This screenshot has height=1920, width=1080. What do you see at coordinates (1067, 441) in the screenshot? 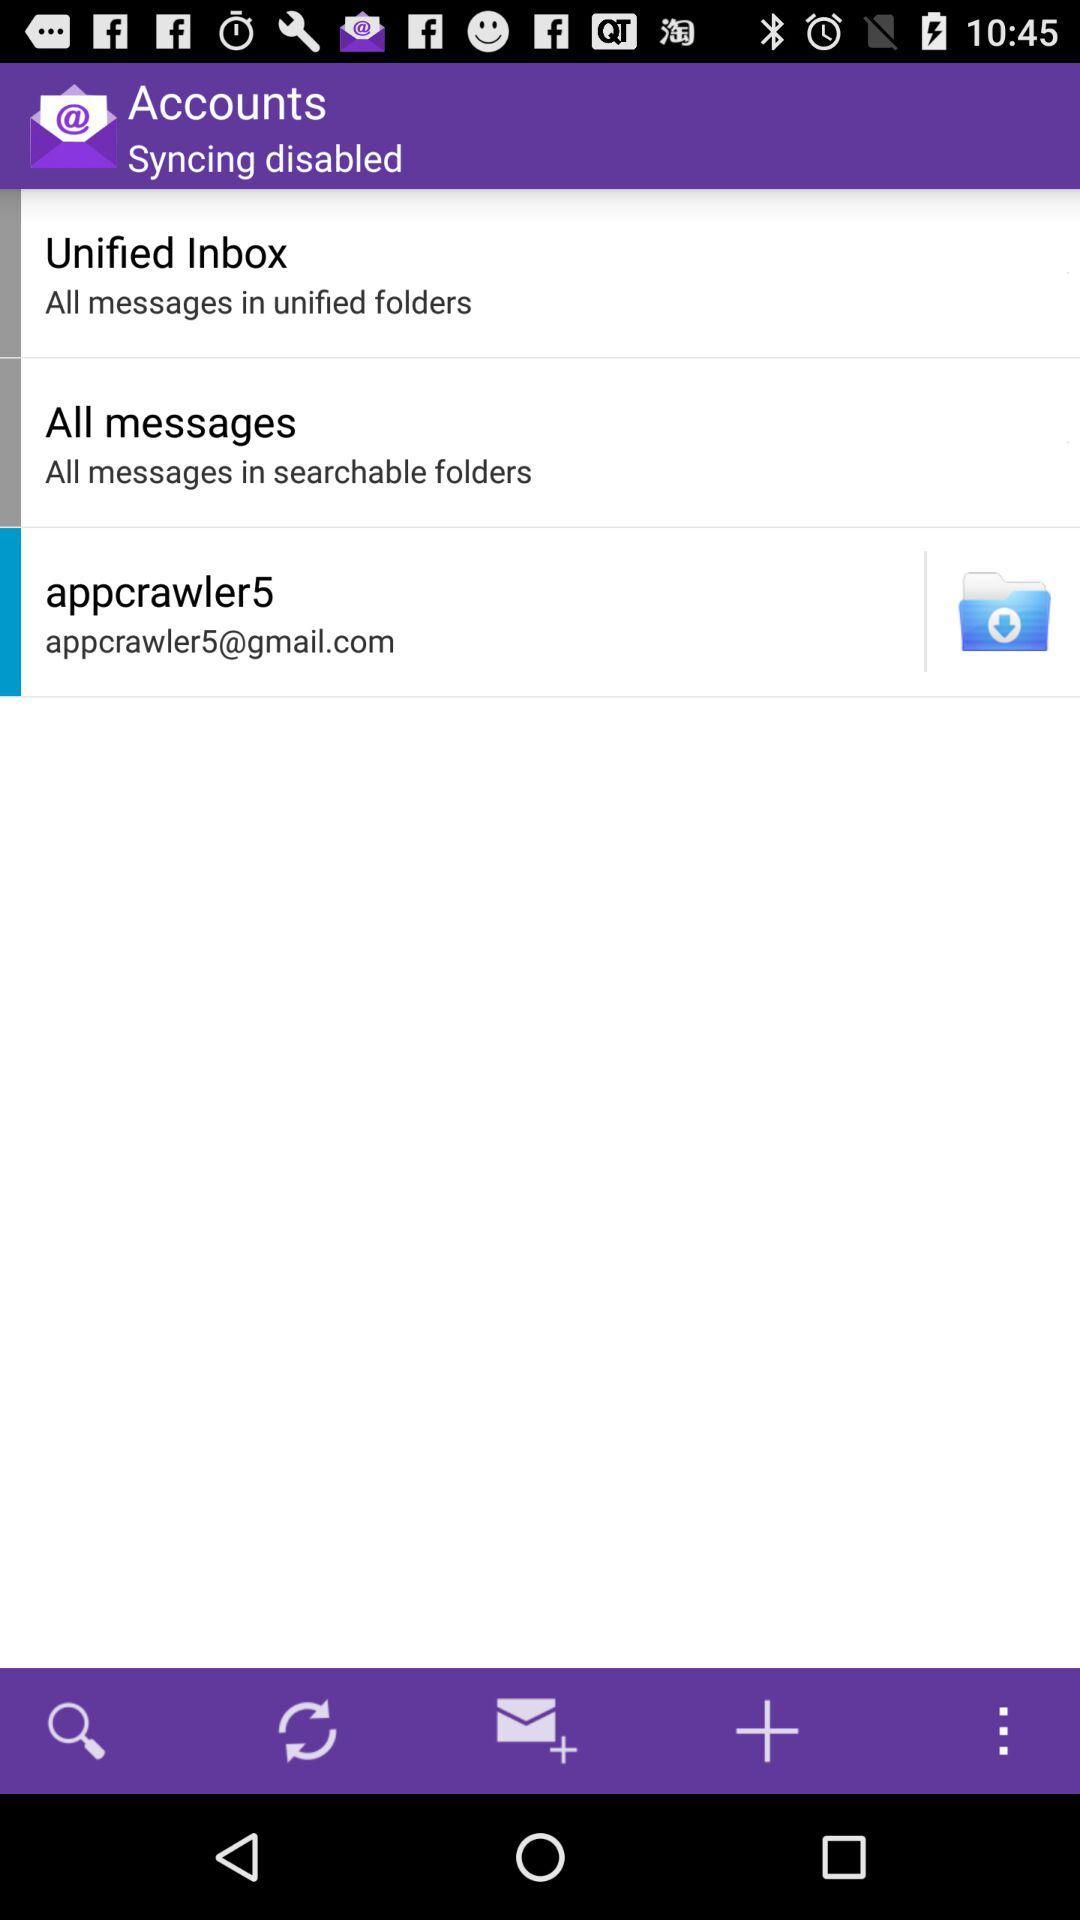
I see `item to the right of the all messages` at bounding box center [1067, 441].